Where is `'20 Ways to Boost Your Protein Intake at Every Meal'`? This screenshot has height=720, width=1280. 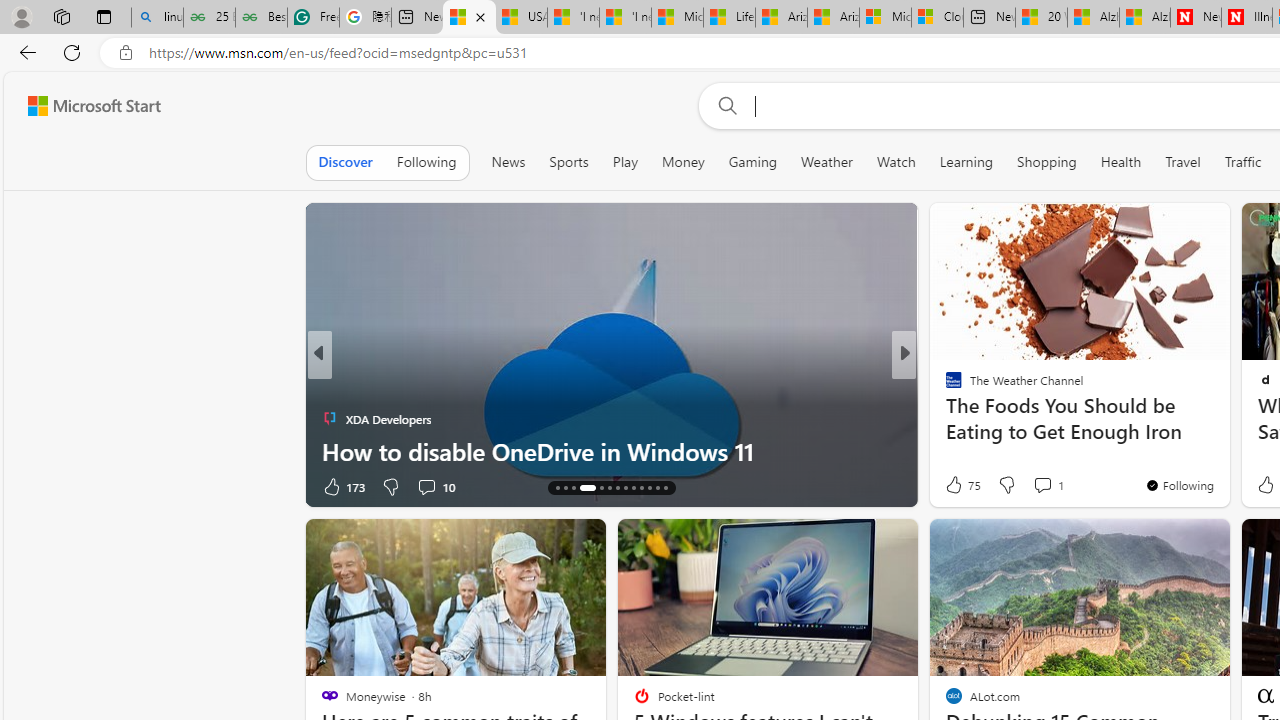 '20 Ways to Boost Your Protein Intake at Every Meal' is located at coordinates (1040, 17).